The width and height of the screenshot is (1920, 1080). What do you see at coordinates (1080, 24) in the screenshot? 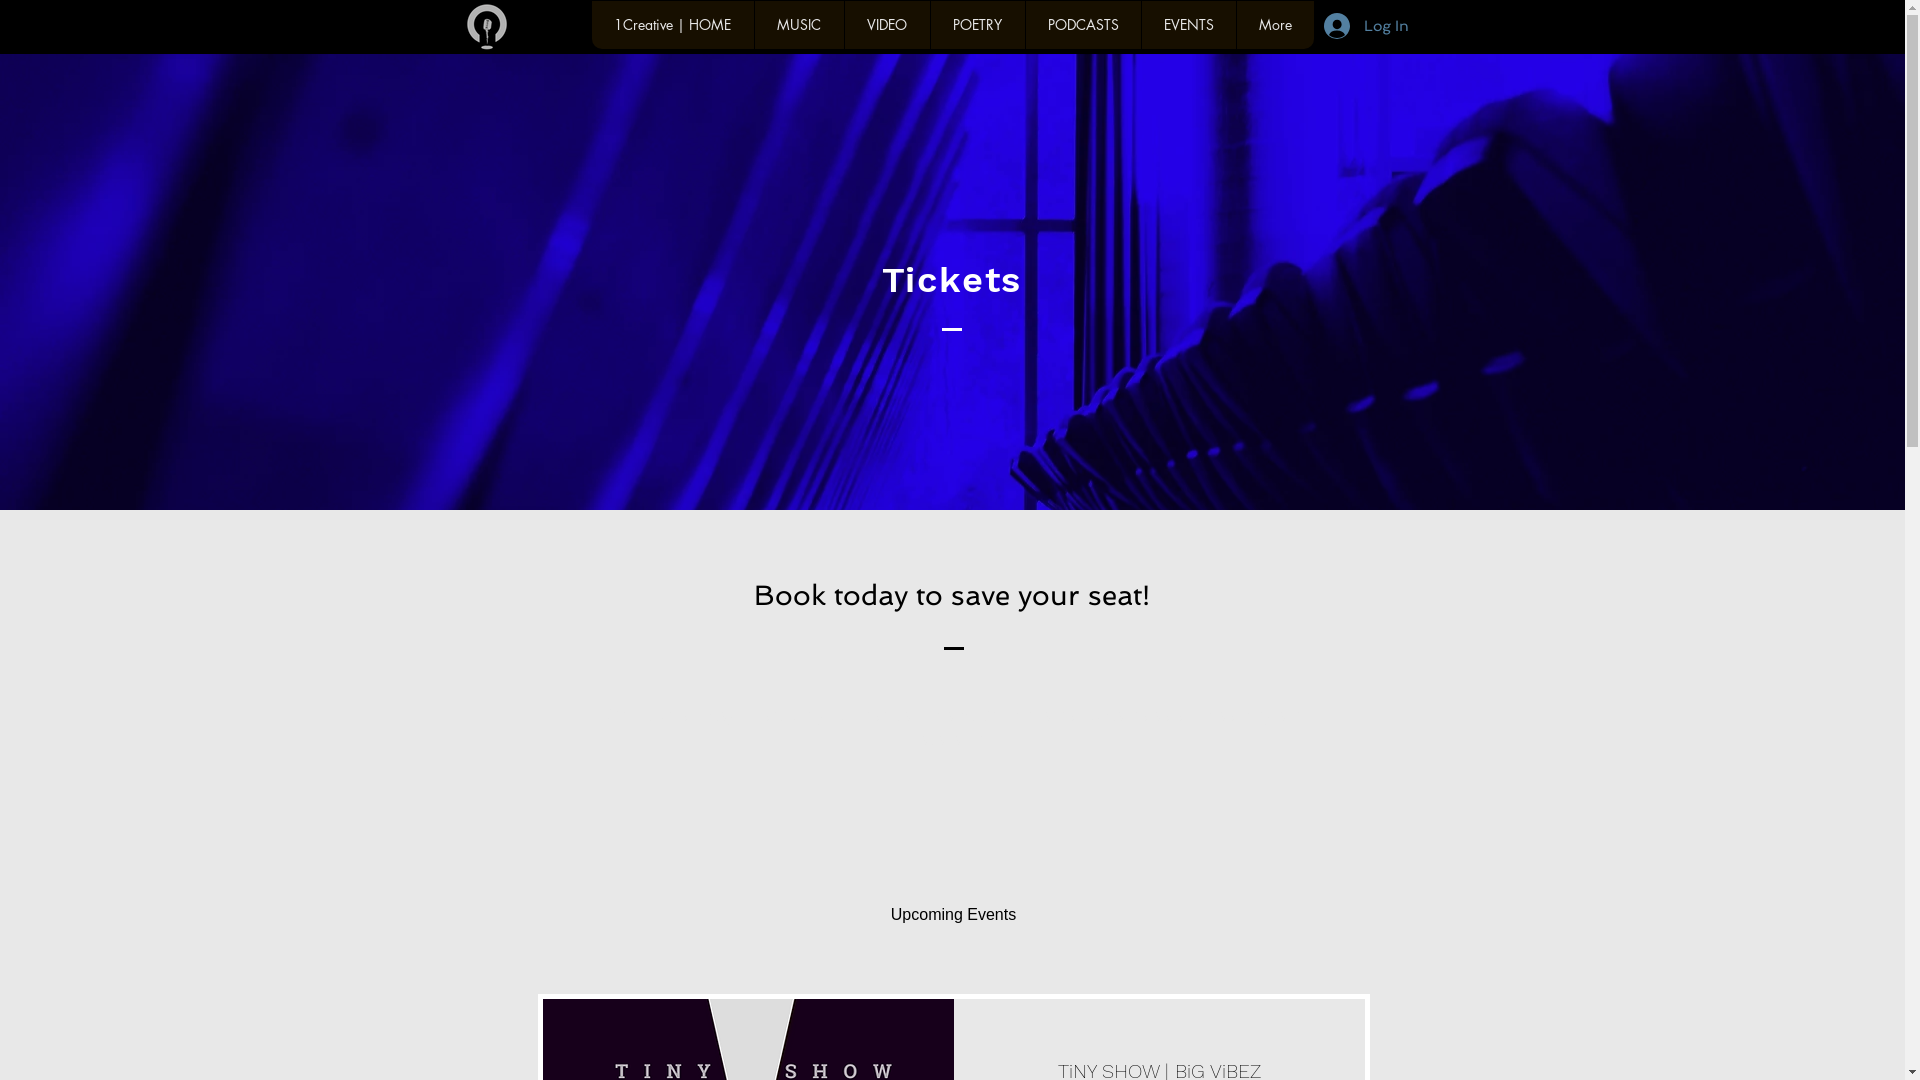
I see `'PODCASTS'` at bounding box center [1080, 24].